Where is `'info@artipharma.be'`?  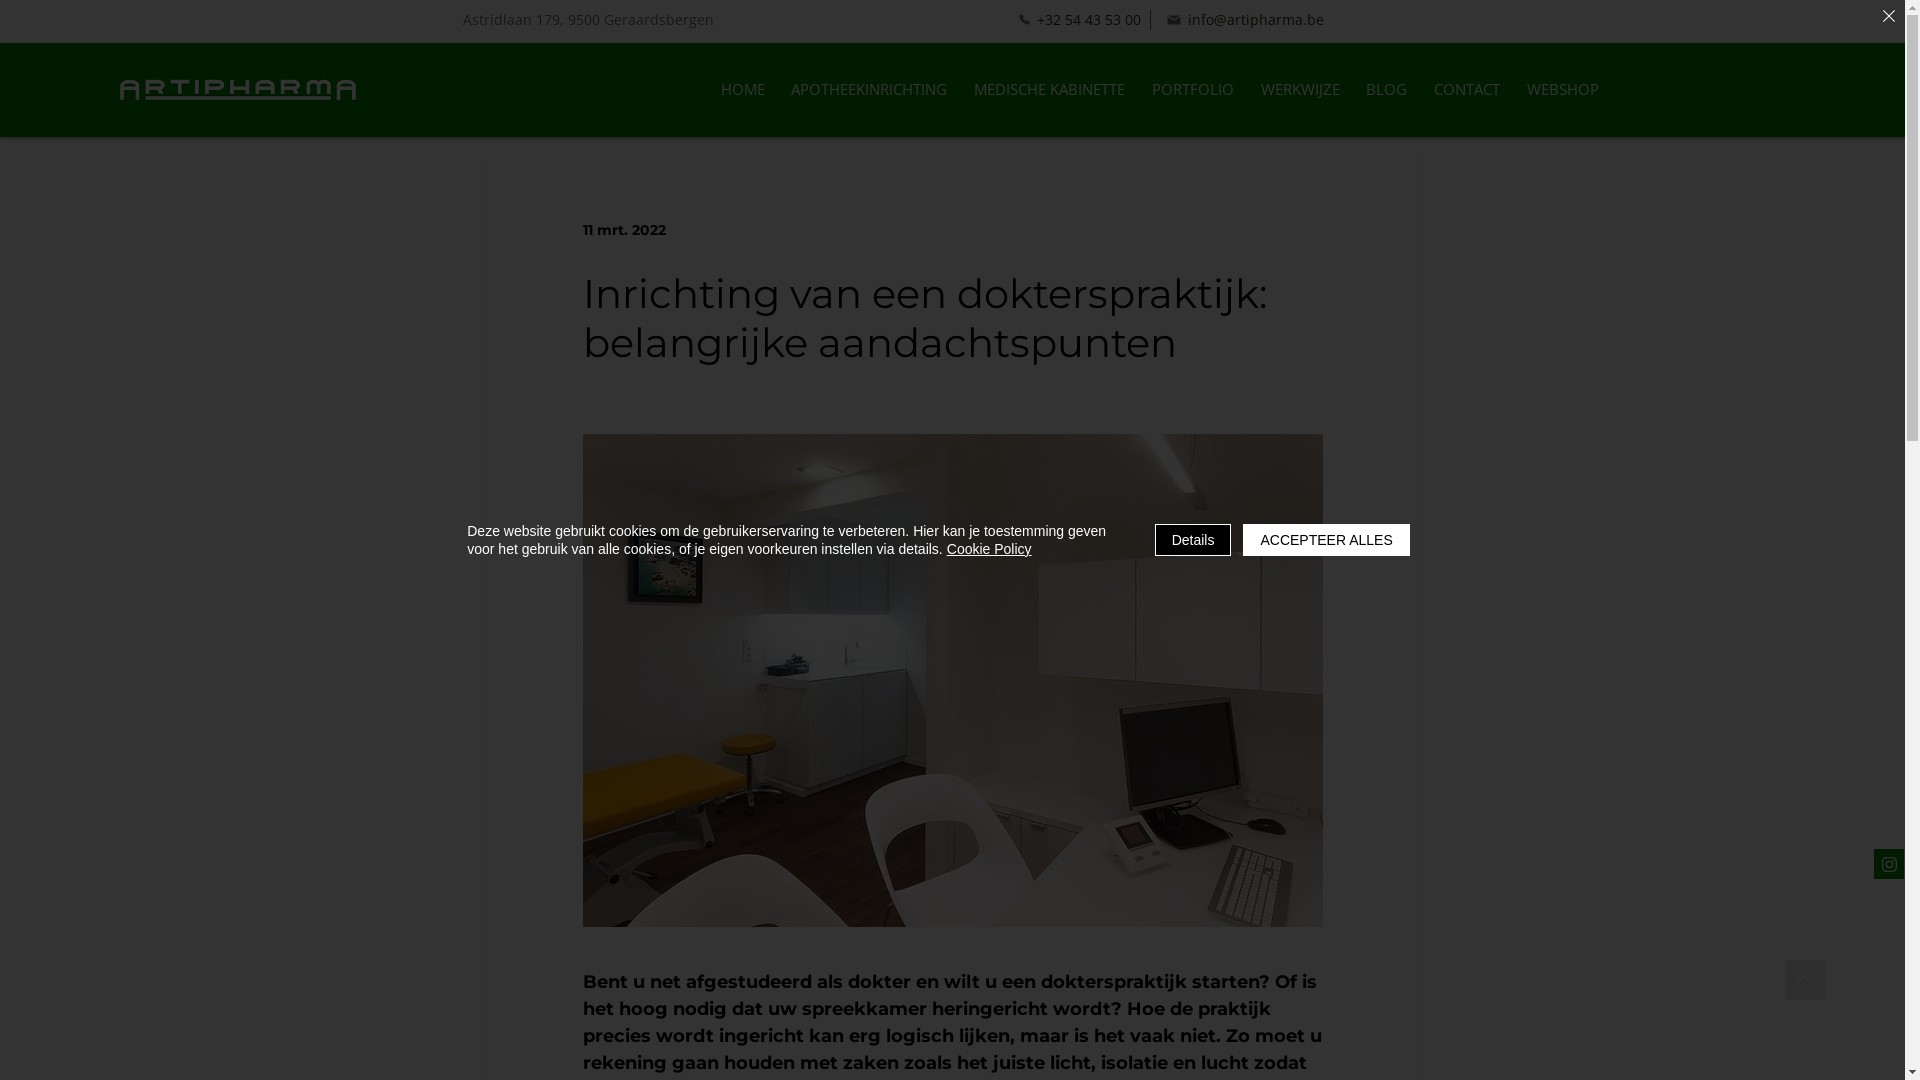 'info@artipharma.be' is located at coordinates (1243, 19).